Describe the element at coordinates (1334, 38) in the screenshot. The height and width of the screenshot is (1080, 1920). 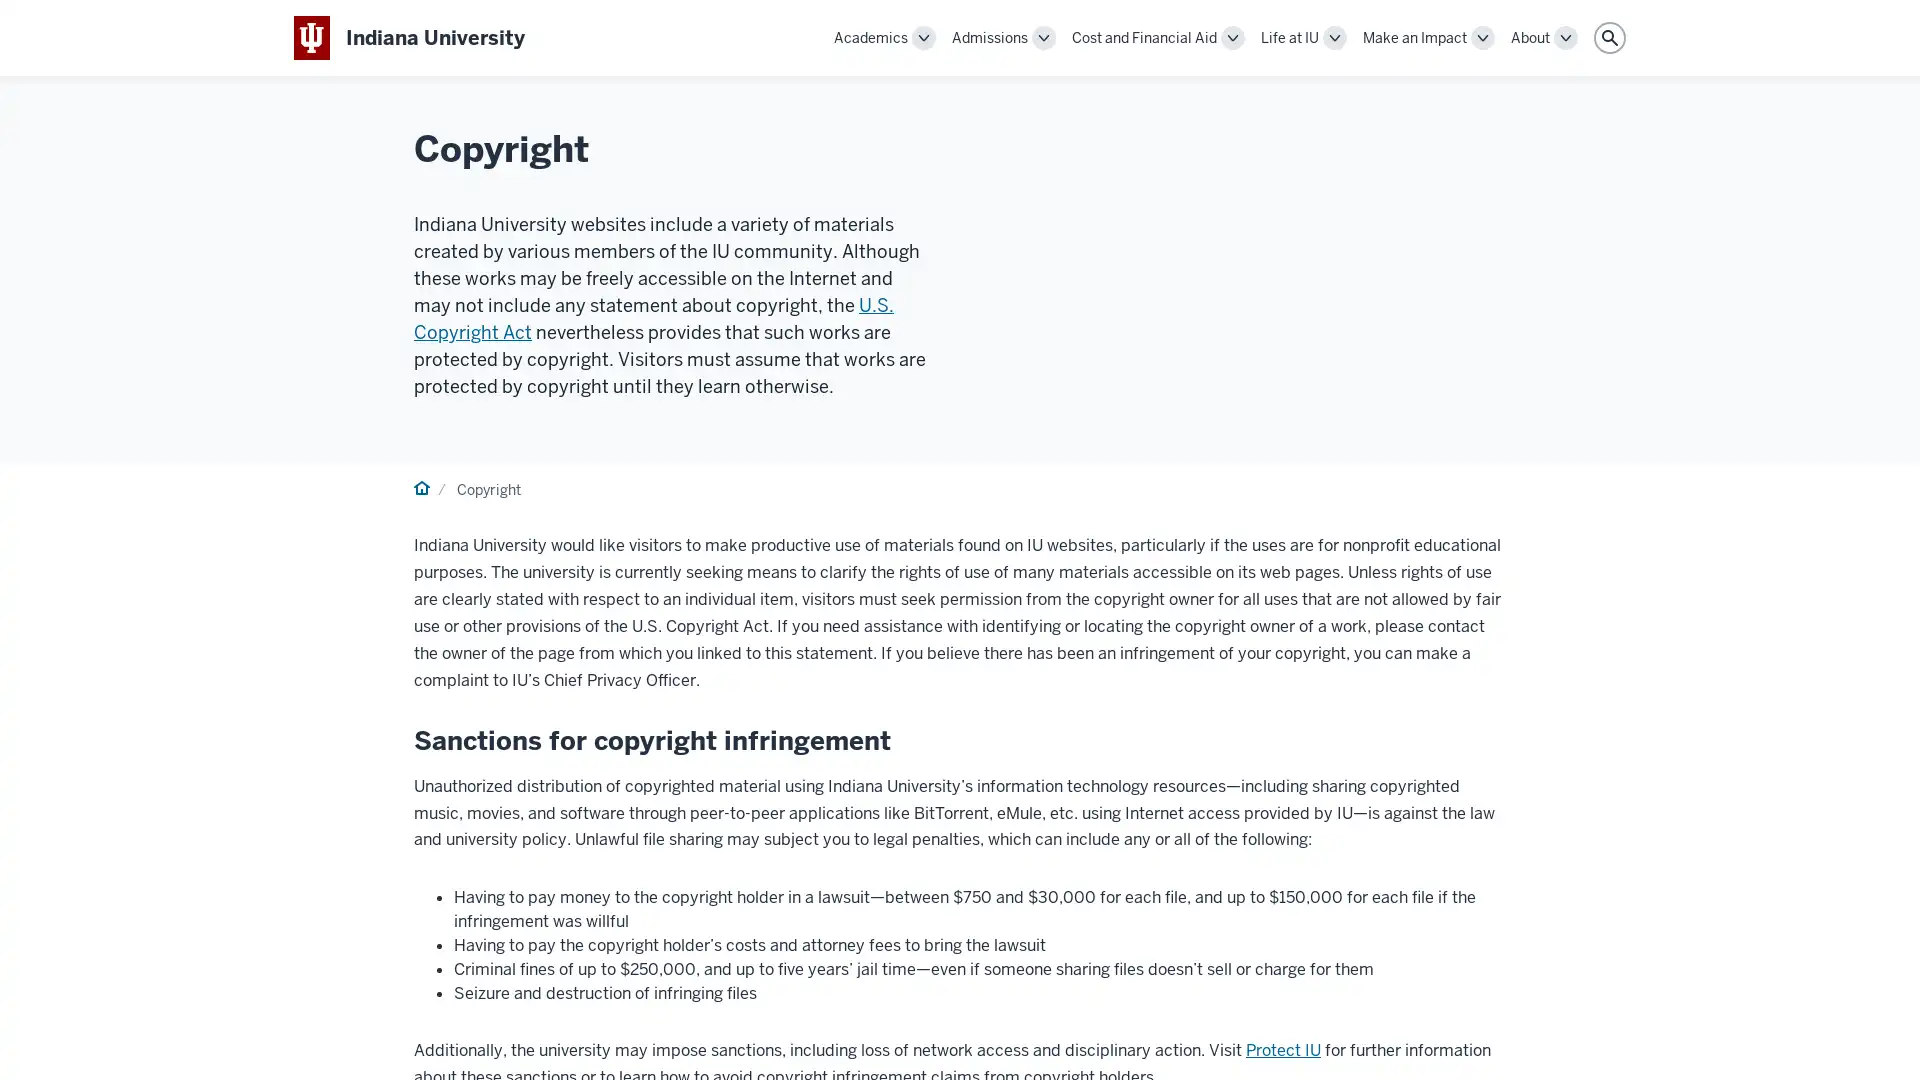
I see `Toggle Life at IU navigation` at that location.